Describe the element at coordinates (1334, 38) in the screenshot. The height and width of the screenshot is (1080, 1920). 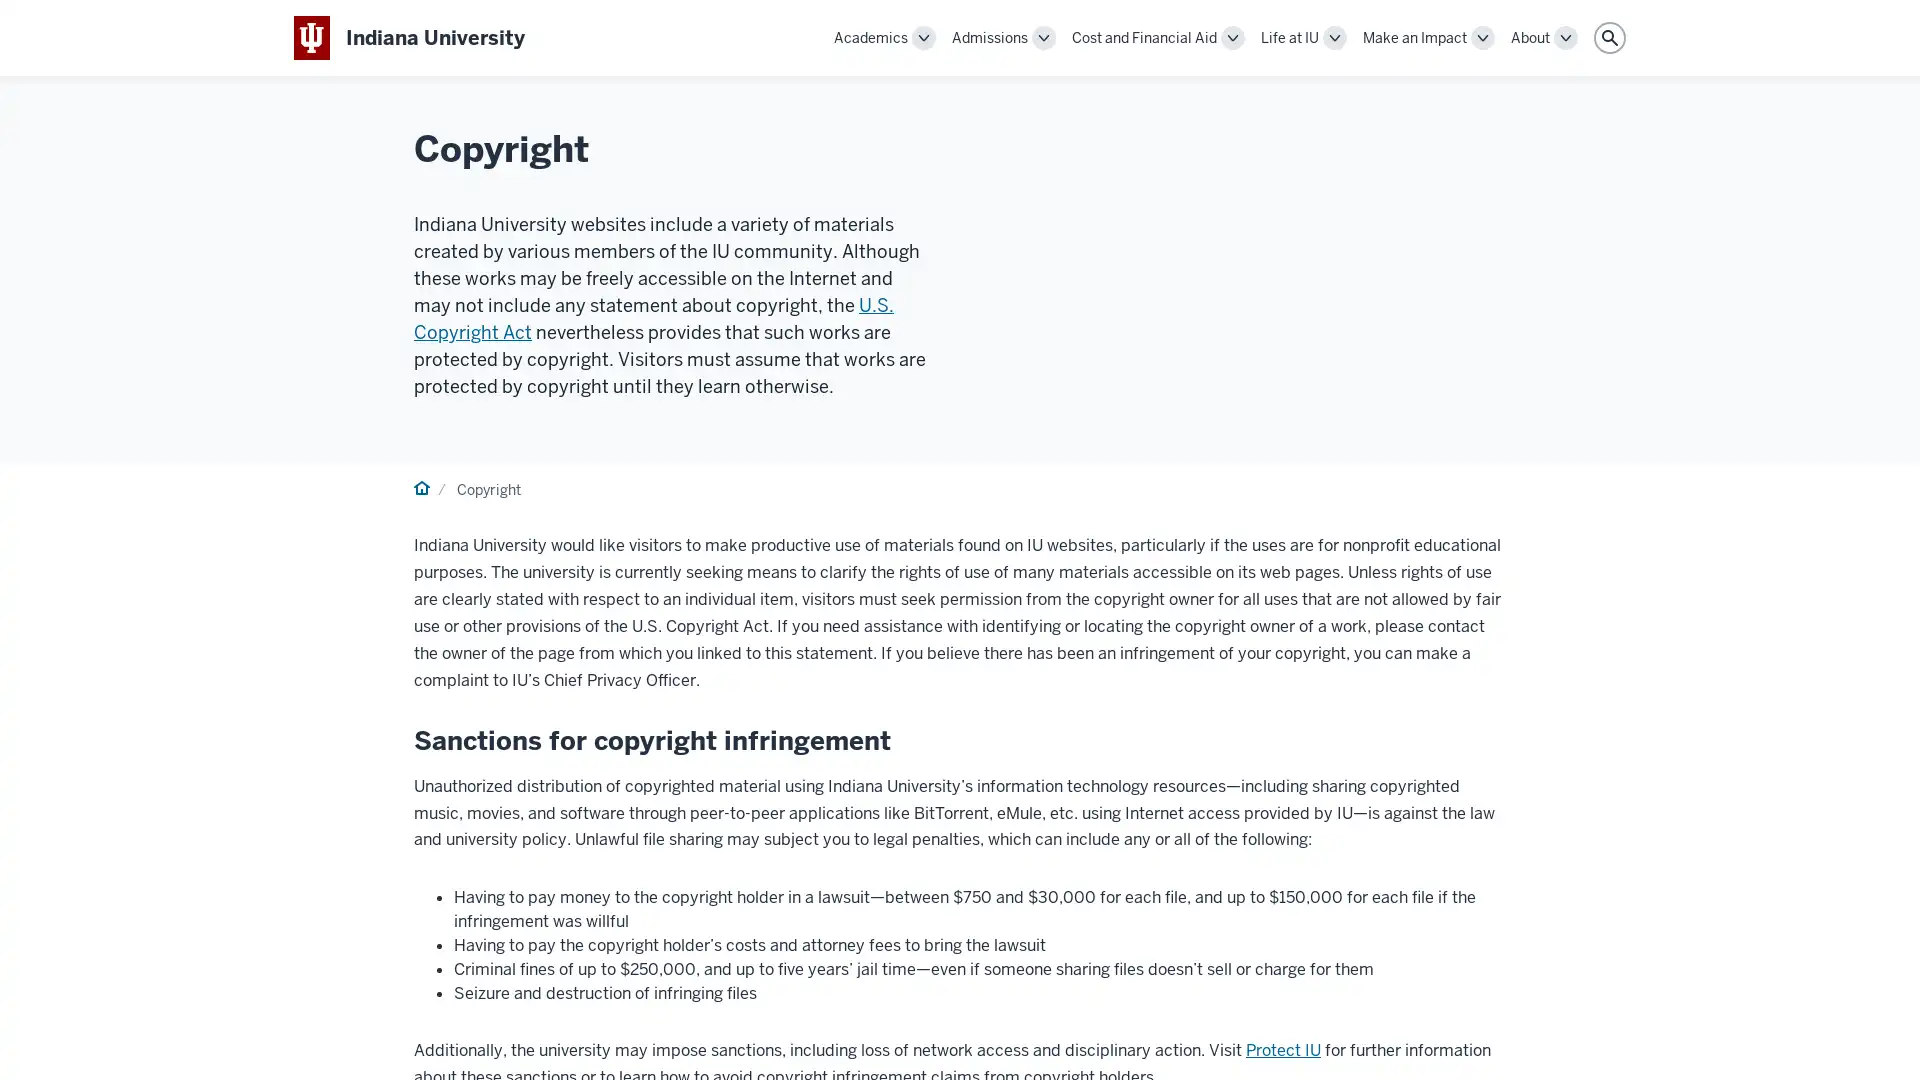
I see `Toggle Life at IU navigation` at that location.